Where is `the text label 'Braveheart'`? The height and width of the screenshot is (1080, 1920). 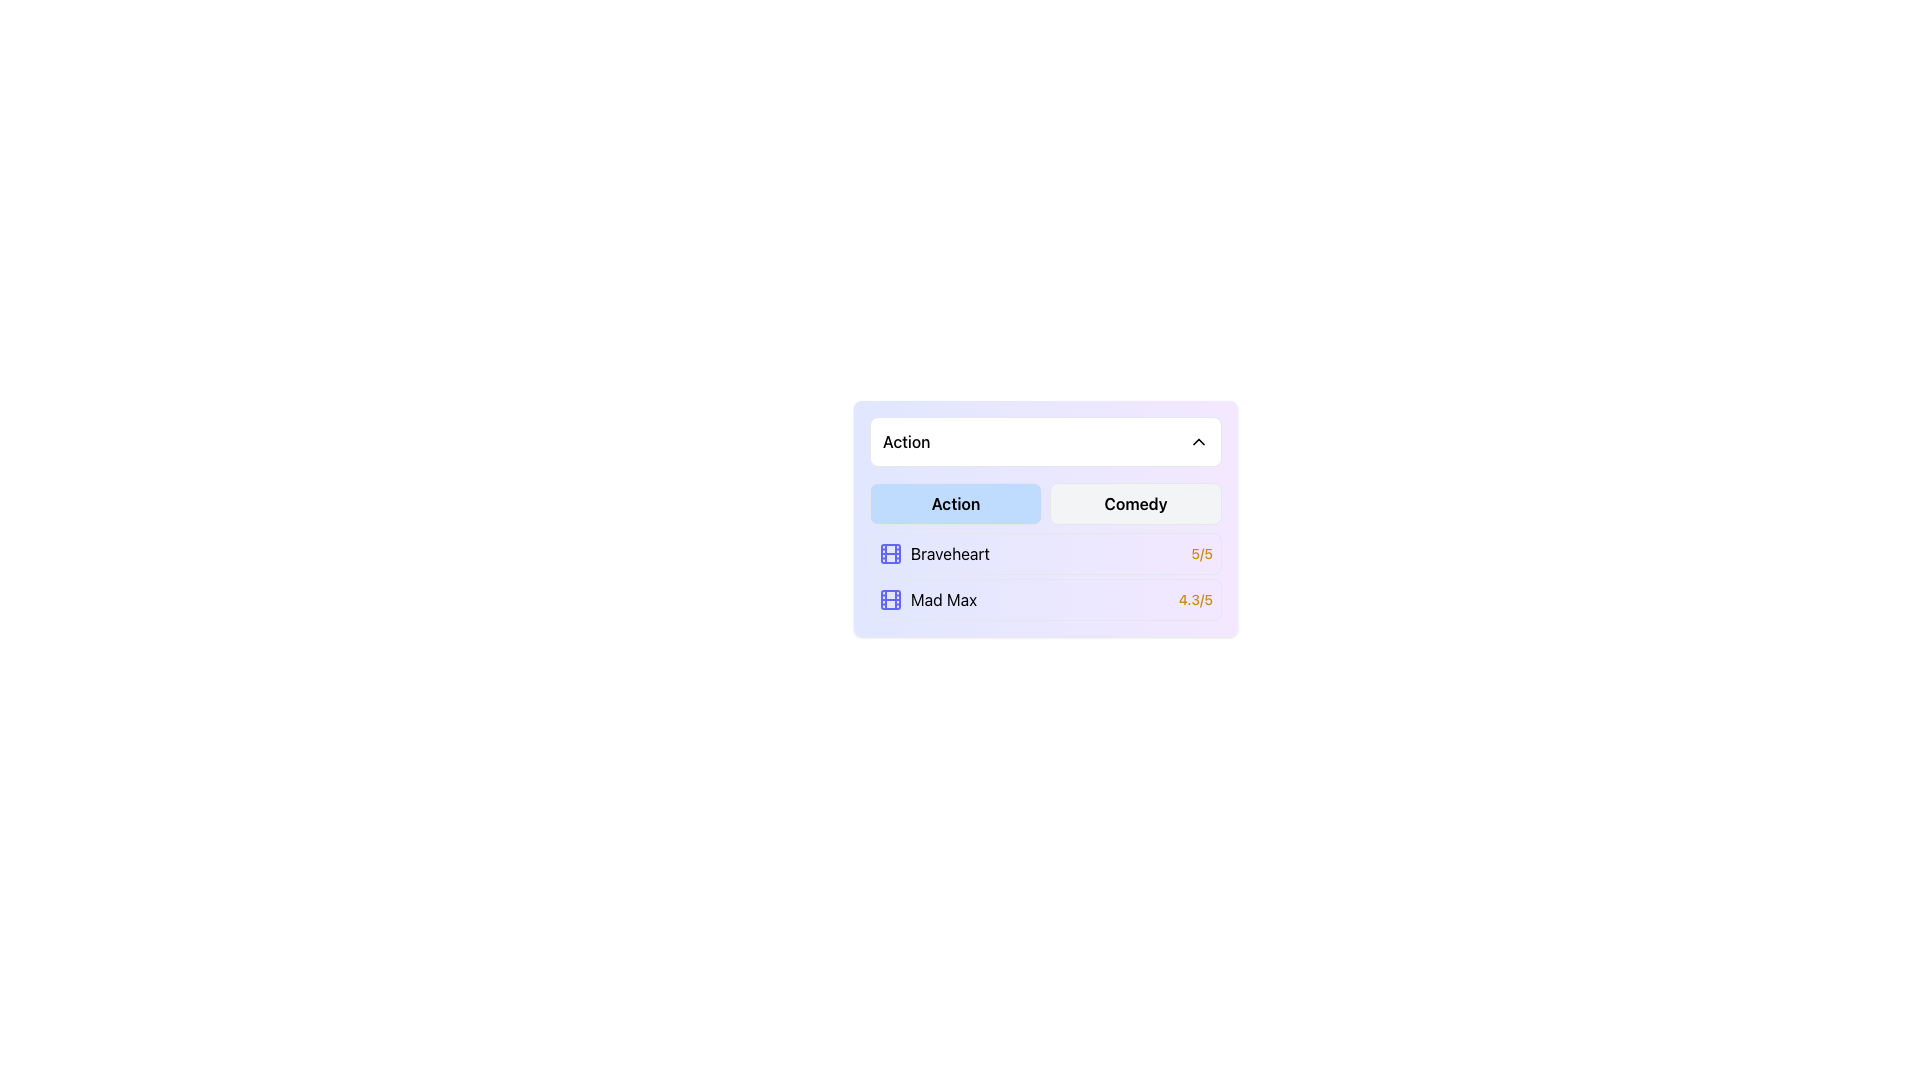
the text label 'Braveheart' is located at coordinates (949, 554).